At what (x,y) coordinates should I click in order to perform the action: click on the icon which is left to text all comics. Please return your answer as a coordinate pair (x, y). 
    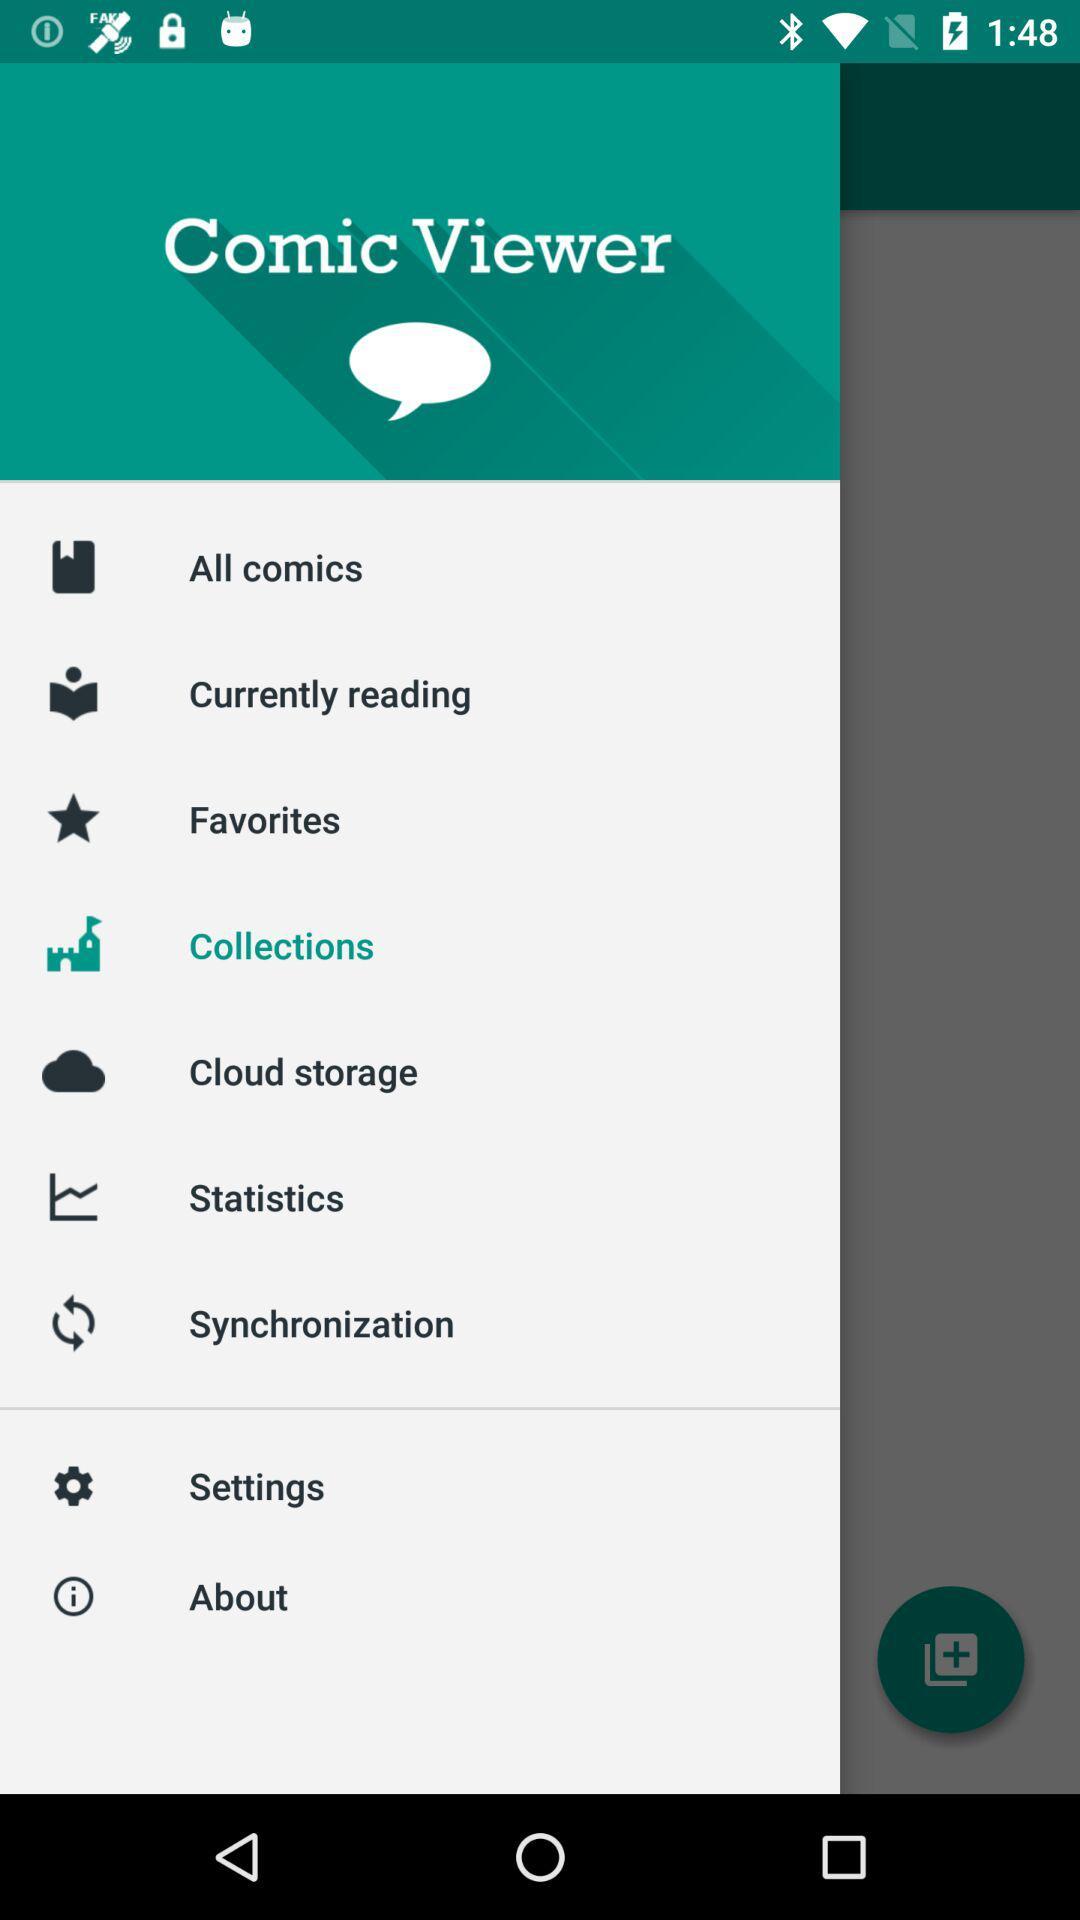
    Looking at the image, I should click on (72, 565).